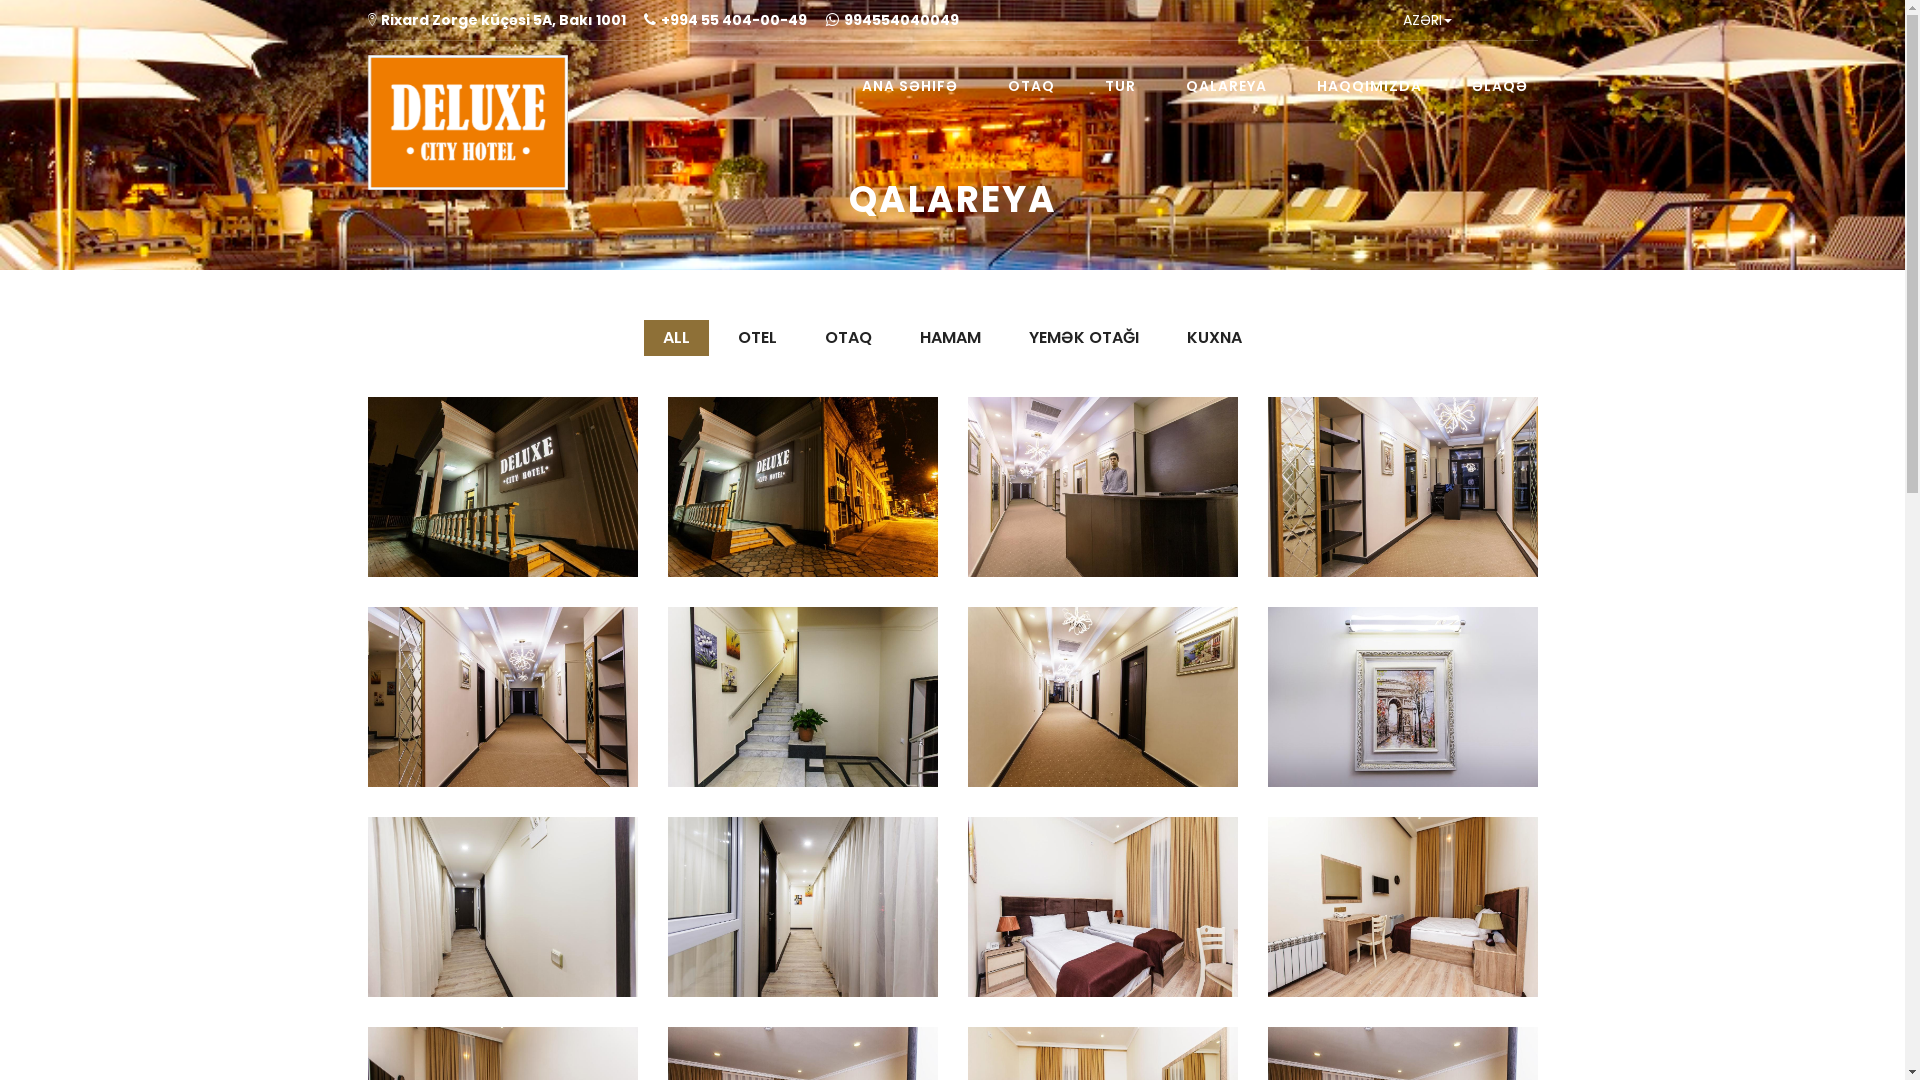  Describe the element at coordinates (1401, 696) in the screenshot. I see `'Otel'` at that location.